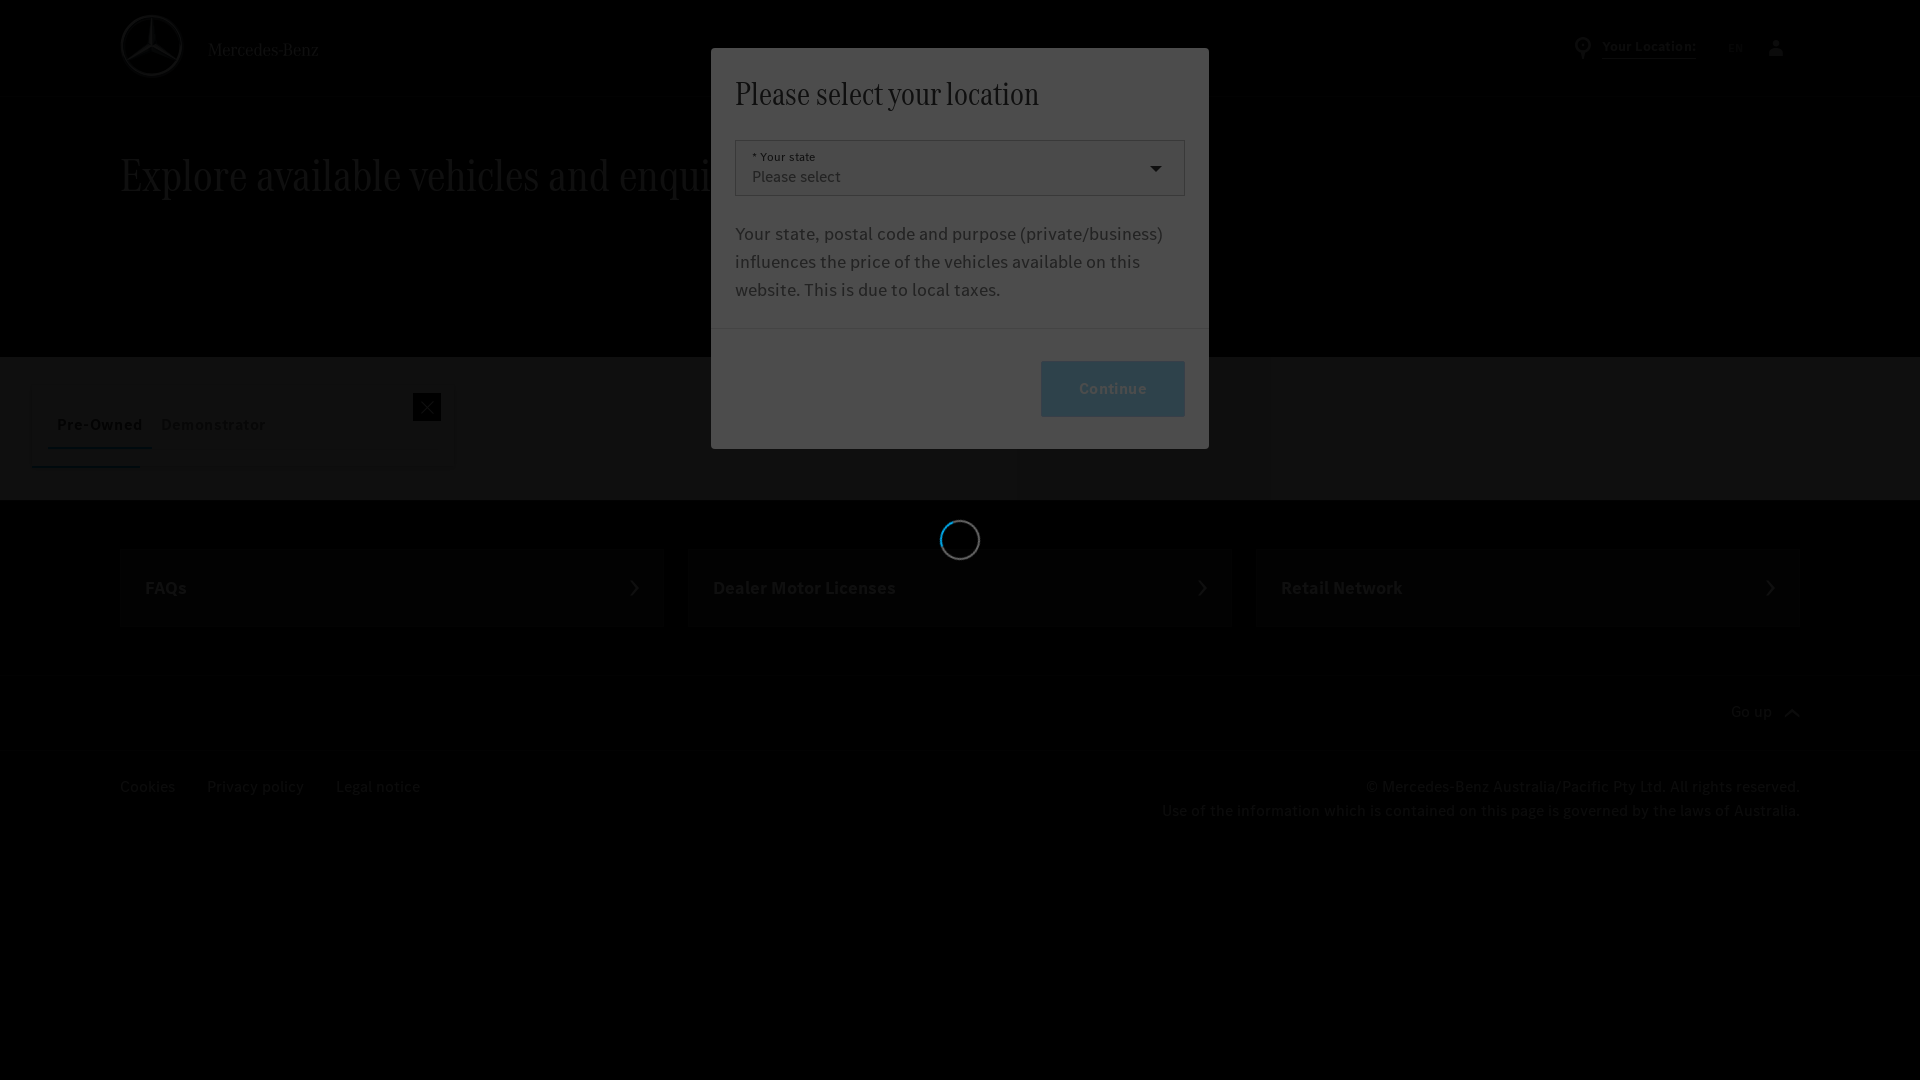 This screenshot has width=1920, height=1080. Describe the element at coordinates (1112, 389) in the screenshot. I see `'Continue'` at that location.